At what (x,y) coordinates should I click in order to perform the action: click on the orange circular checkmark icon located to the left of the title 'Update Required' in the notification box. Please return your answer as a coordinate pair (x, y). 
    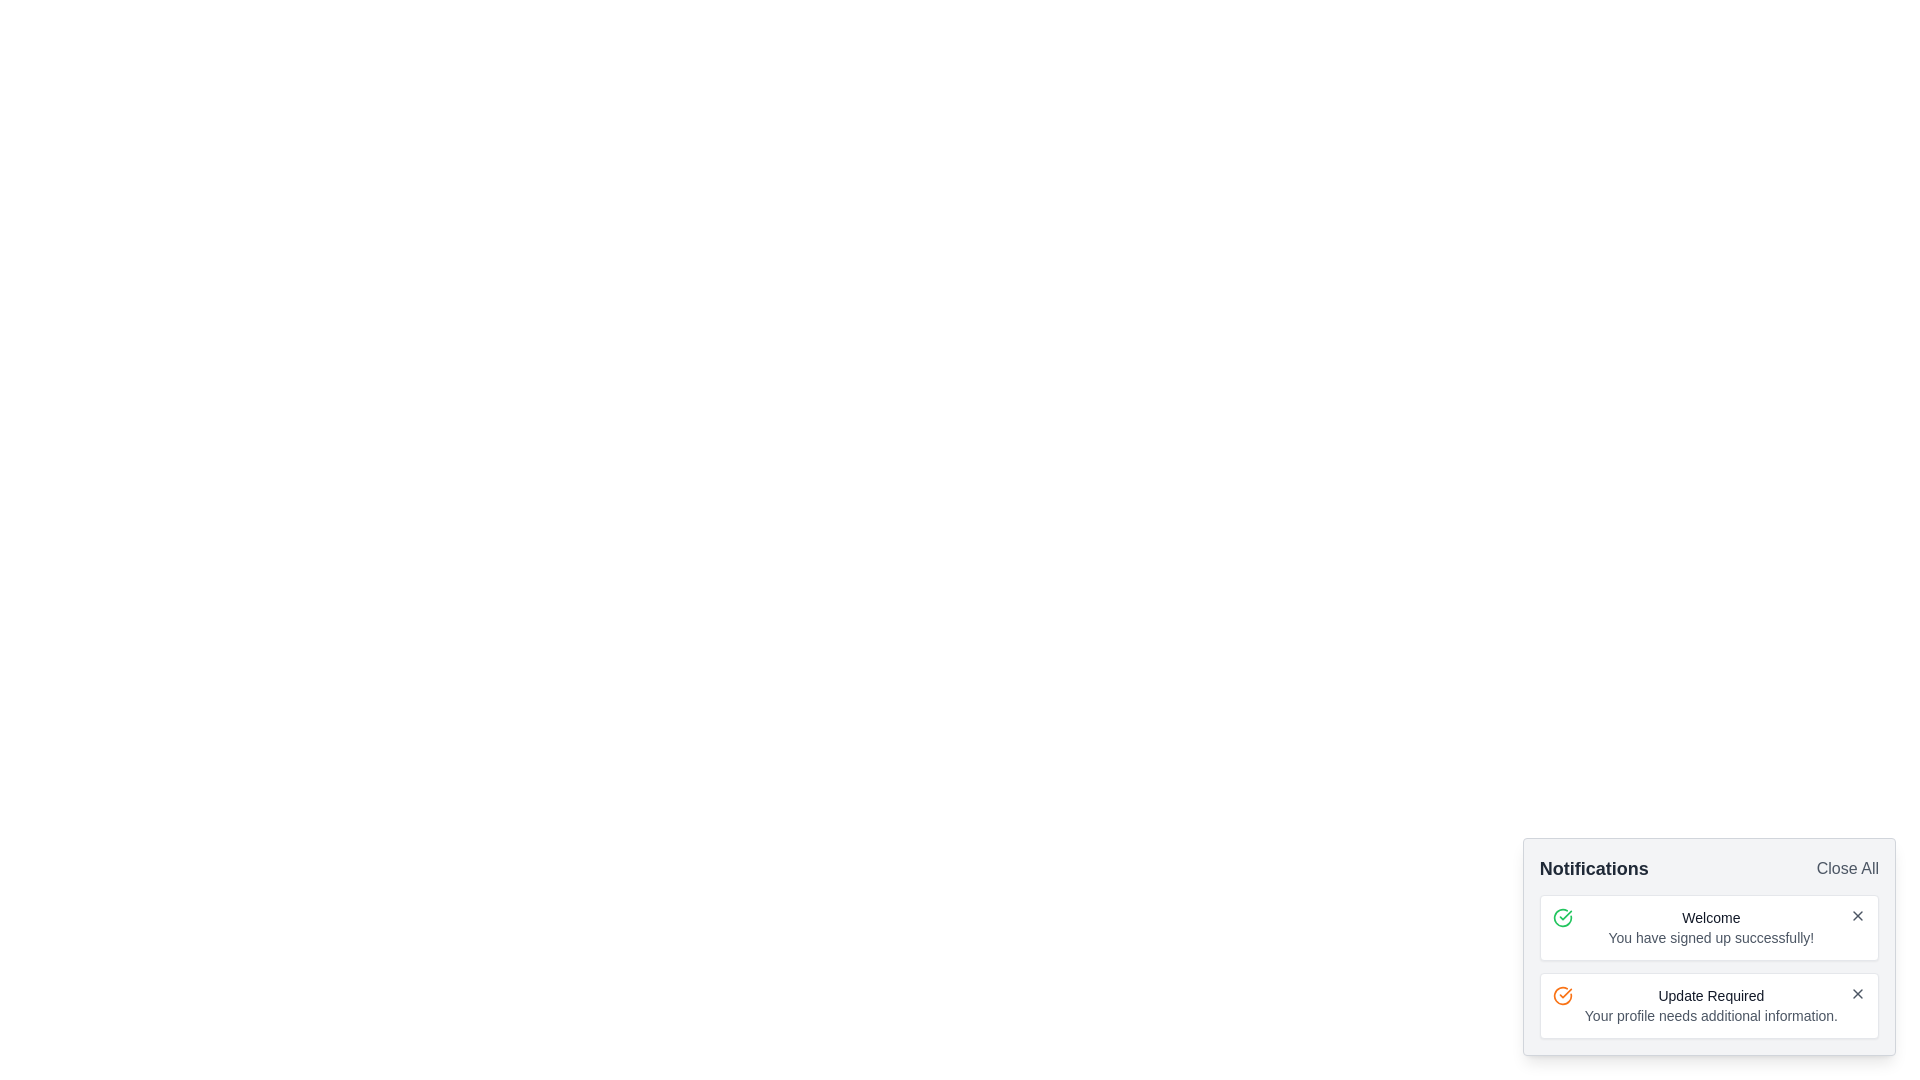
    Looking at the image, I should click on (1561, 995).